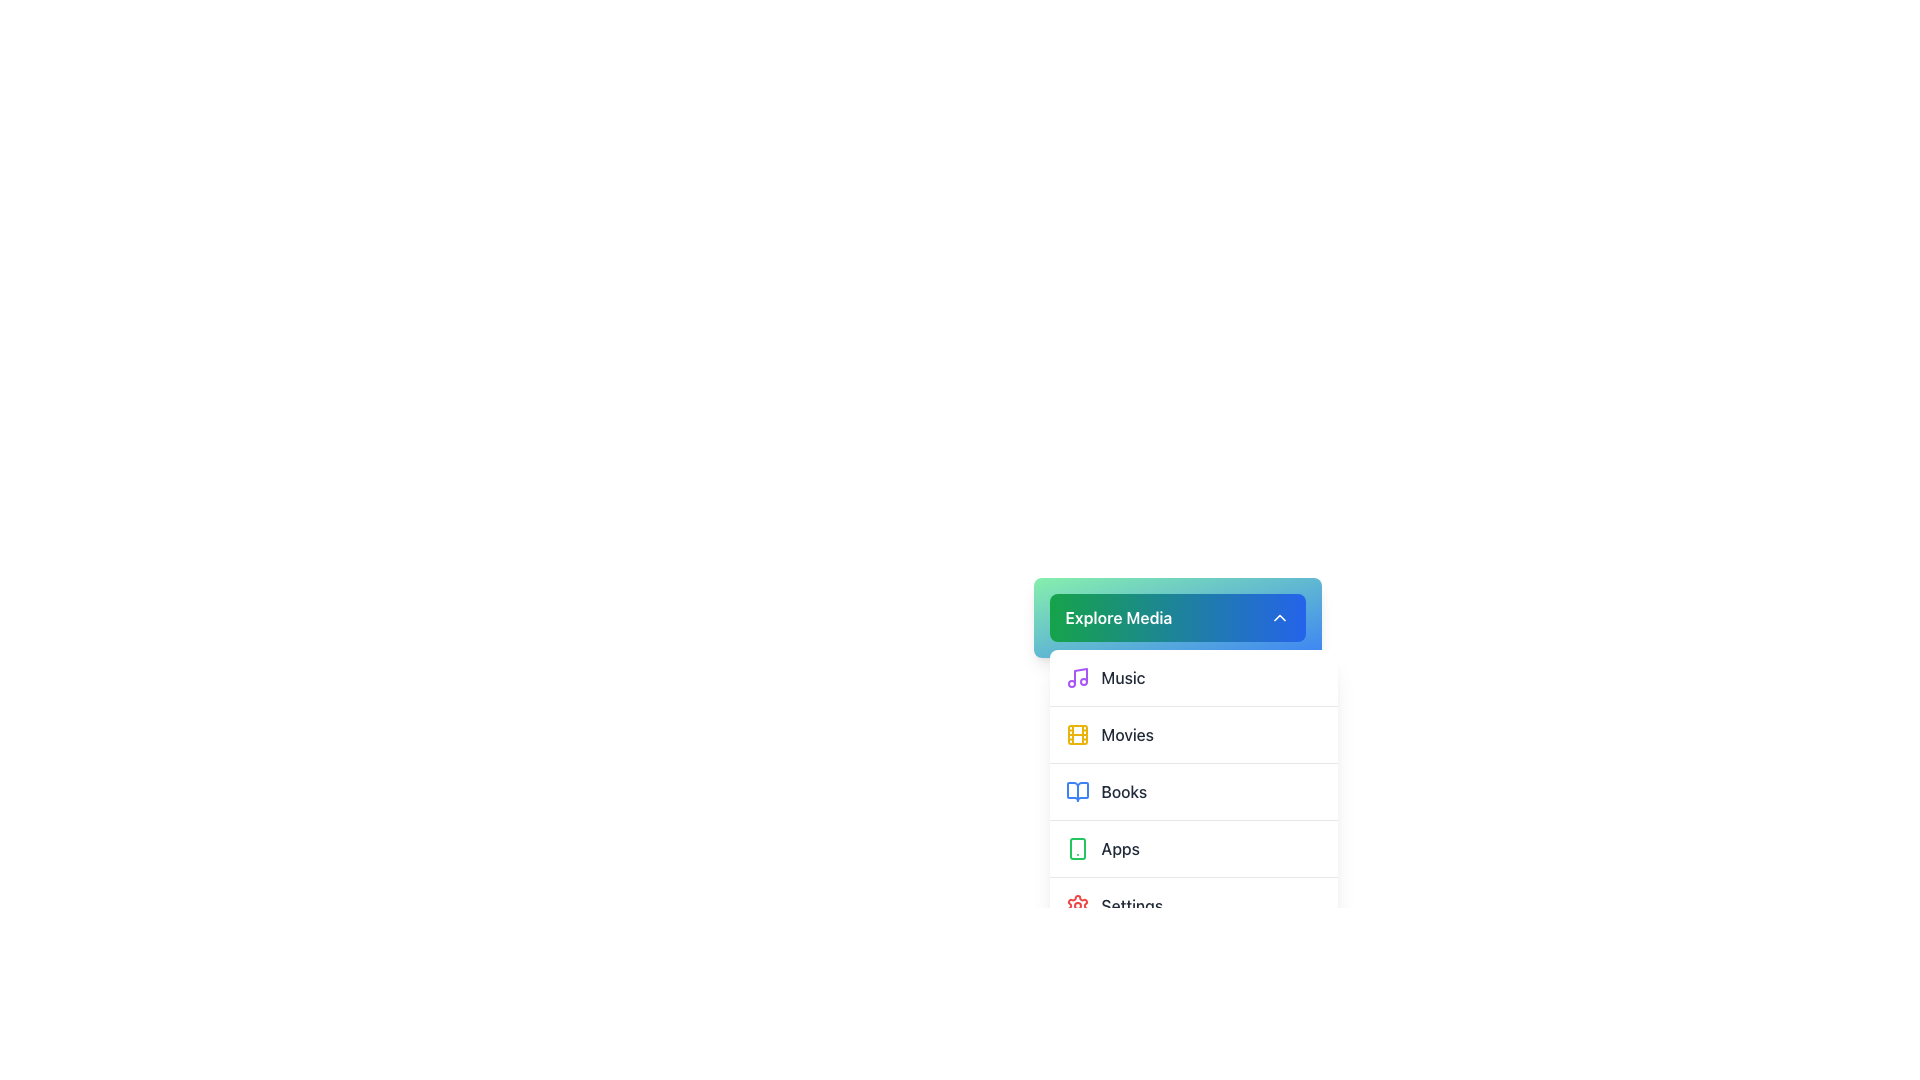  What do you see at coordinates (1177, 616) in the screenshot?
I see `the dropdown toggle button located at the top of the dropdown menu interface` at bounding box center [1177, 616].